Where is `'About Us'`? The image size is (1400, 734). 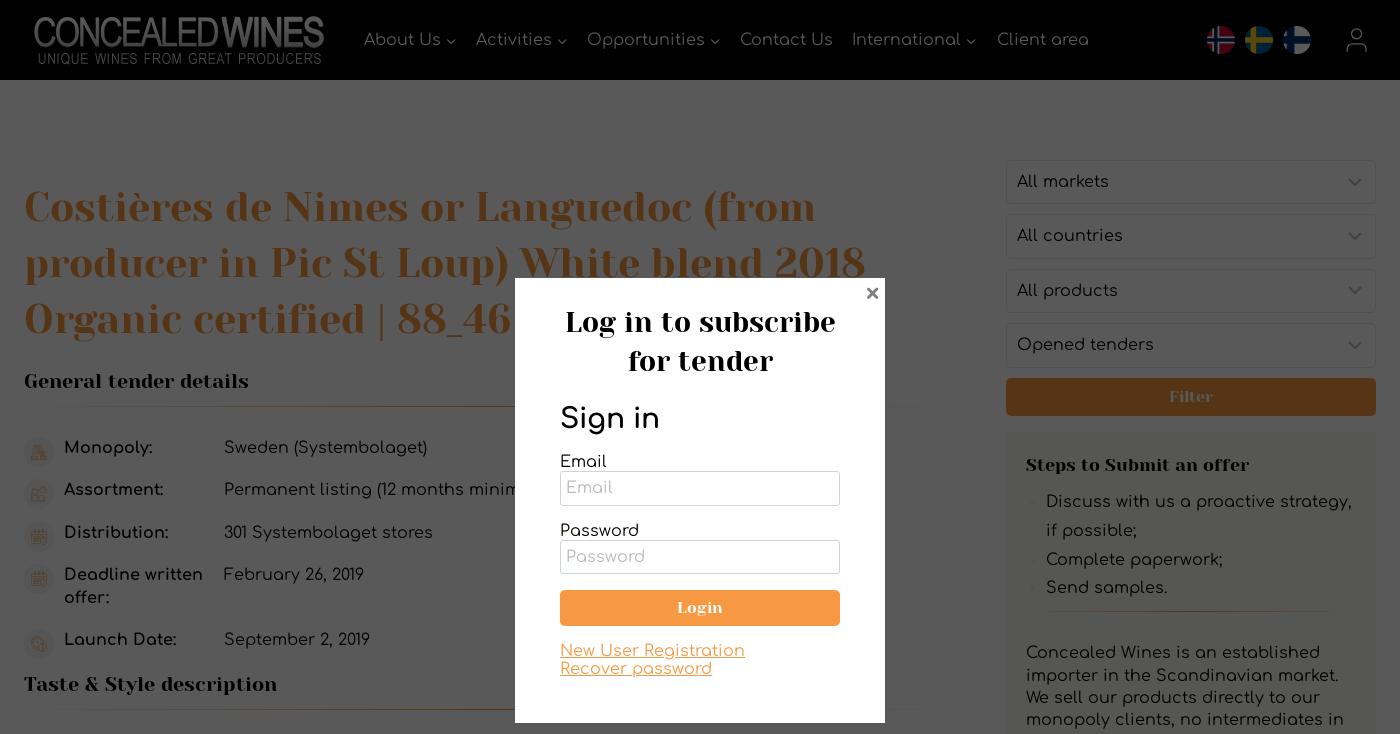
'About Us' is located at coordinates (401, 37).